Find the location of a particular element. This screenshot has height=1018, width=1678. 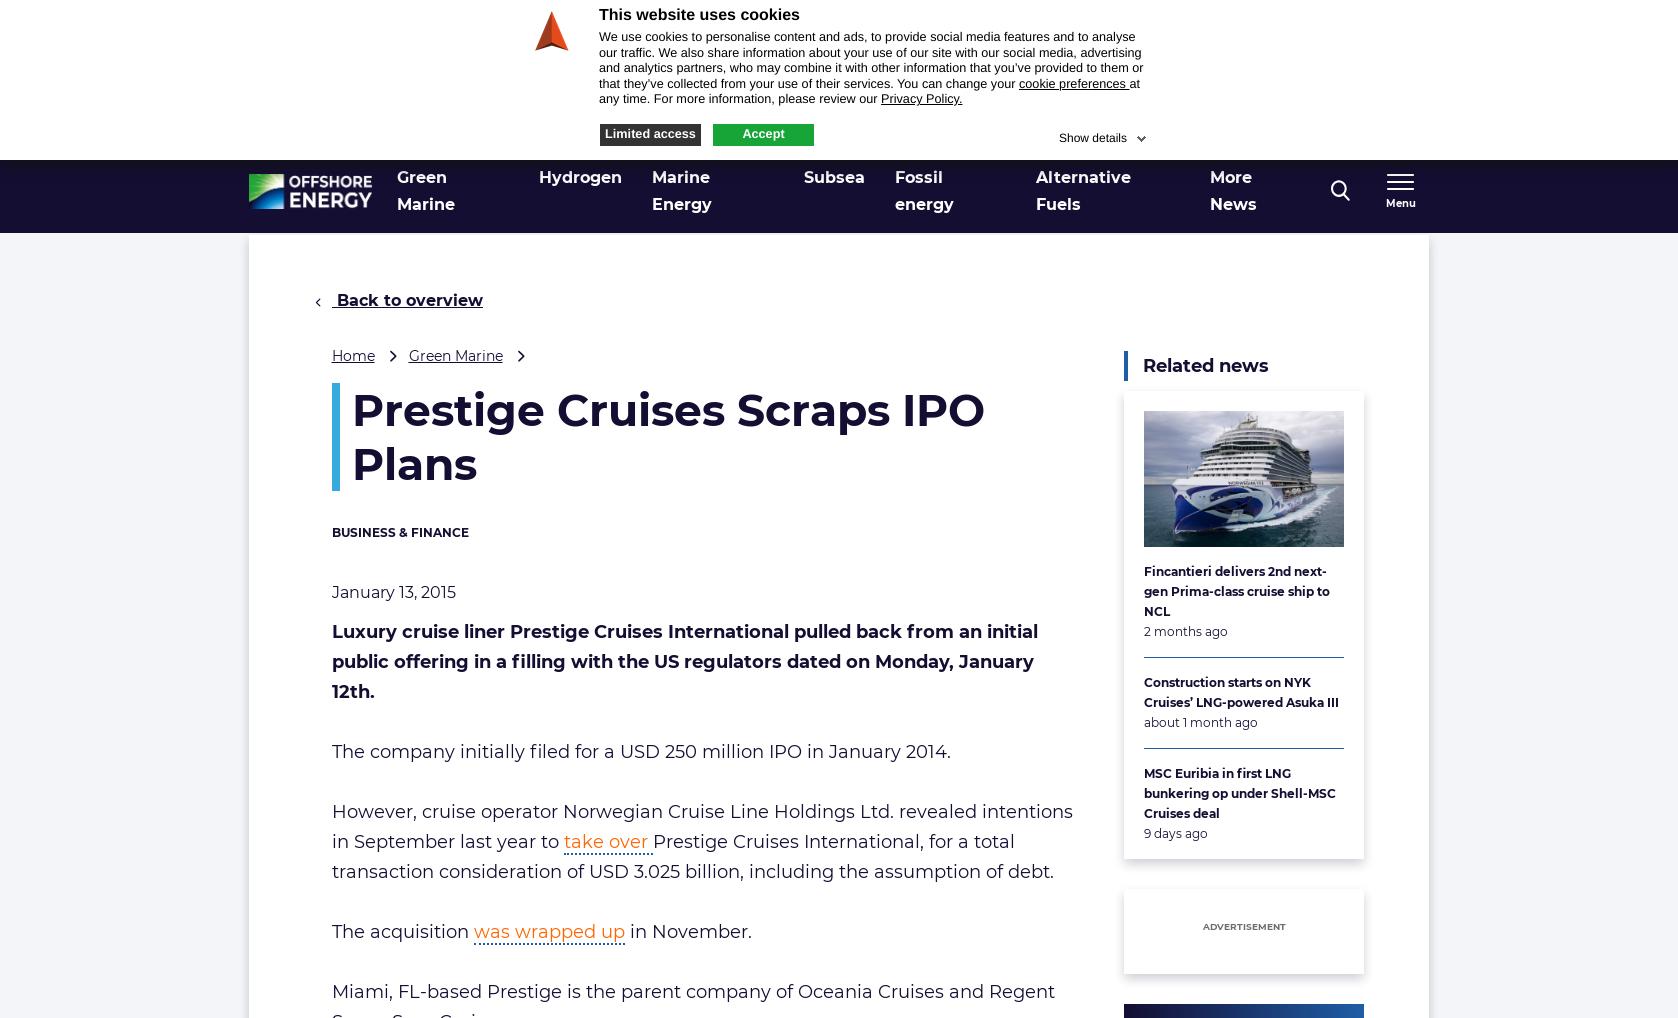

'Luxury cruise liner Prestige Cruises International pulled back from an initial public offering in a filling with the US regulators dated on Monday, January 12th.' is located at coordinates (682, 661).